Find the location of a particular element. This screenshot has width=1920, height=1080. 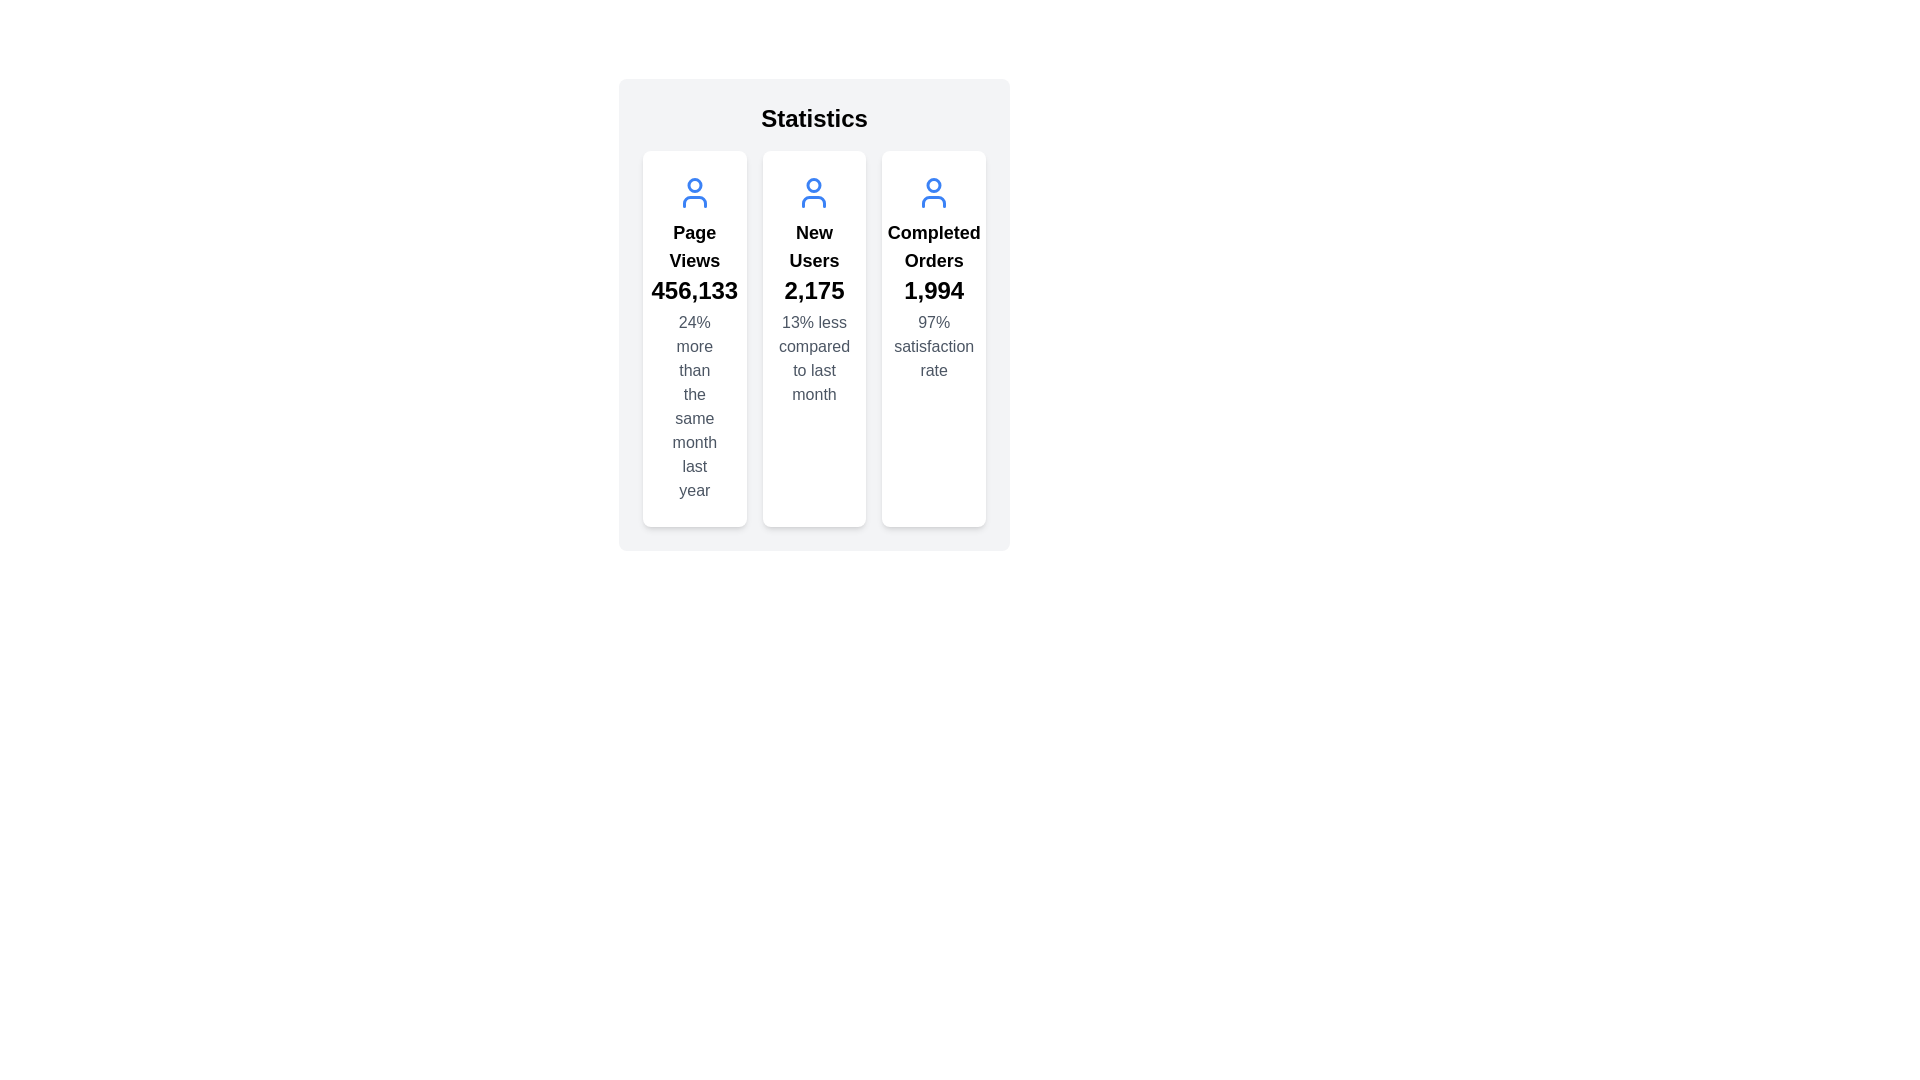

satisfaction percentage text label located below the bold text '1,994' in the 'Completed Orders' card within the statistics panel is located at coordinates (933, 346).